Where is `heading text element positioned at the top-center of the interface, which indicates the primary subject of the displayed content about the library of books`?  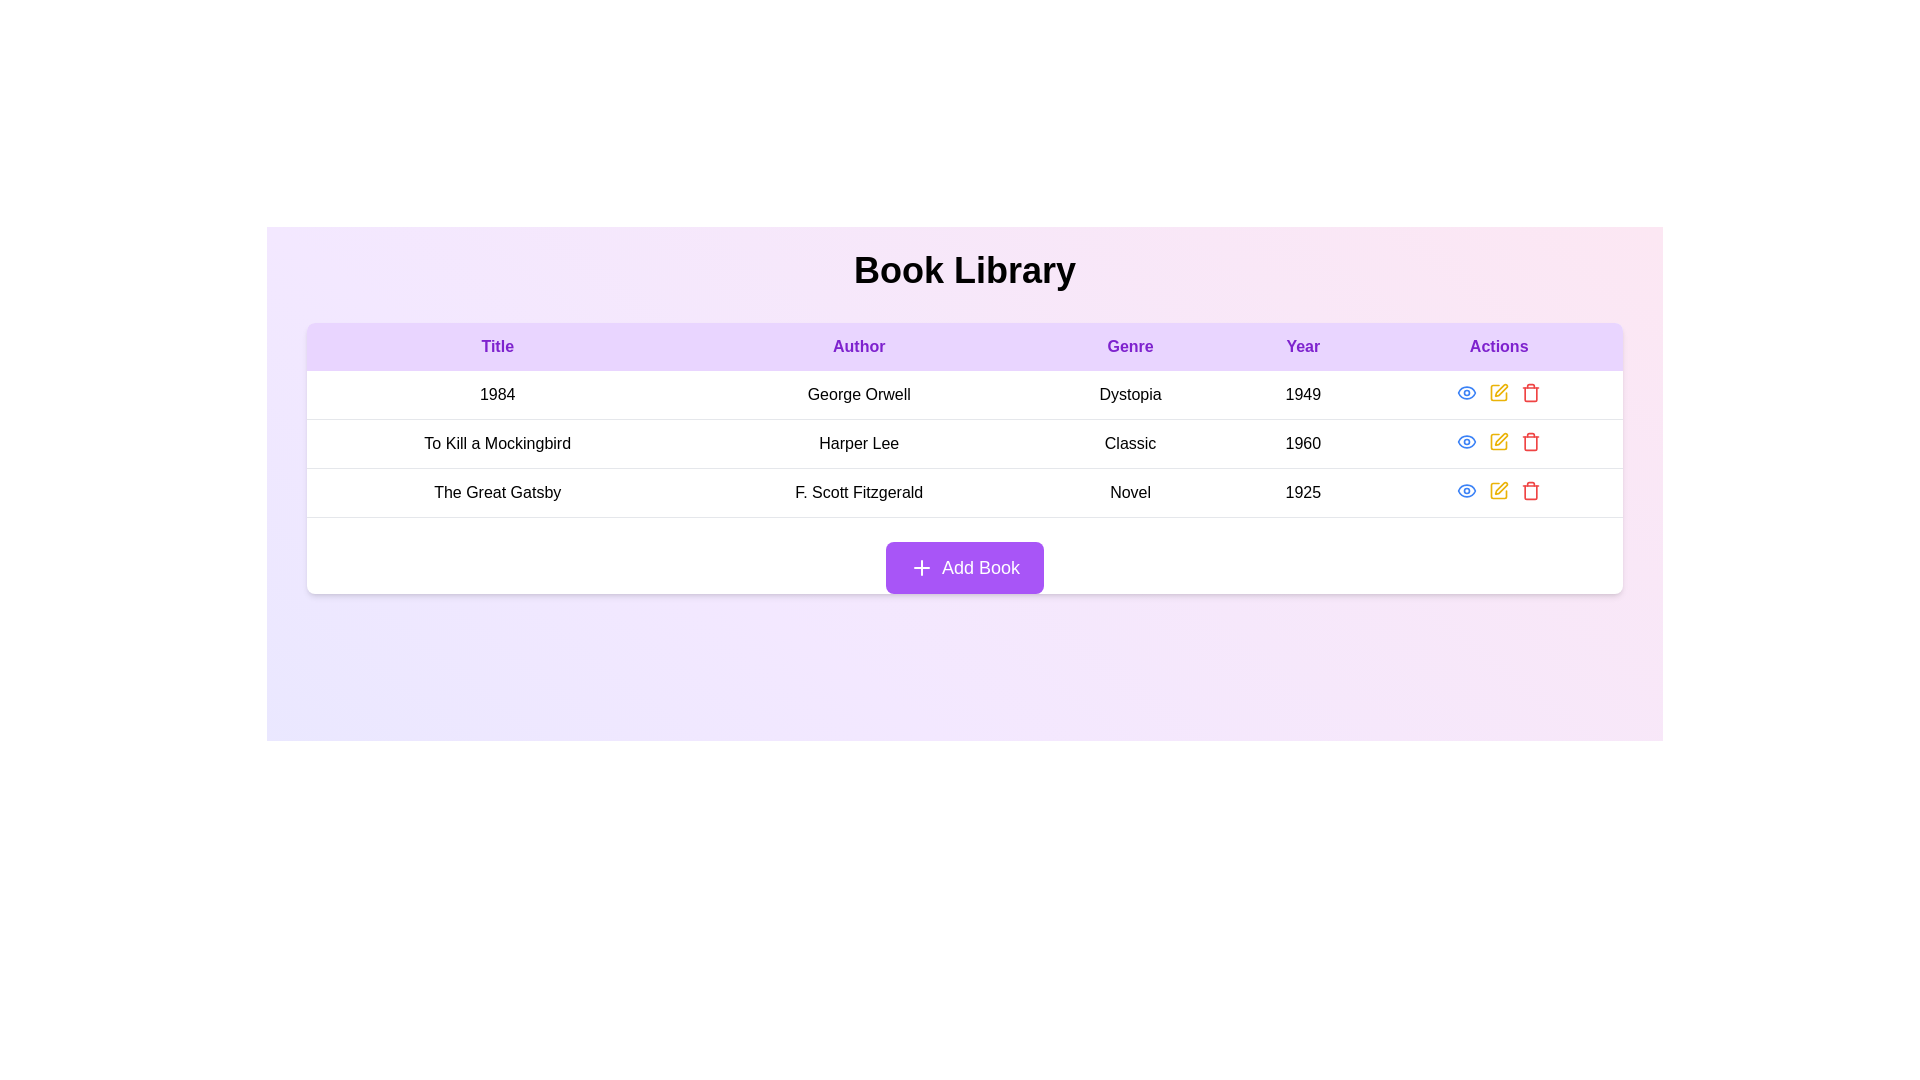 heading text element positioned at the top-center of the interface, which indicates the primary subject of the displayed content about the library of books is located at coordinates (964, 270).